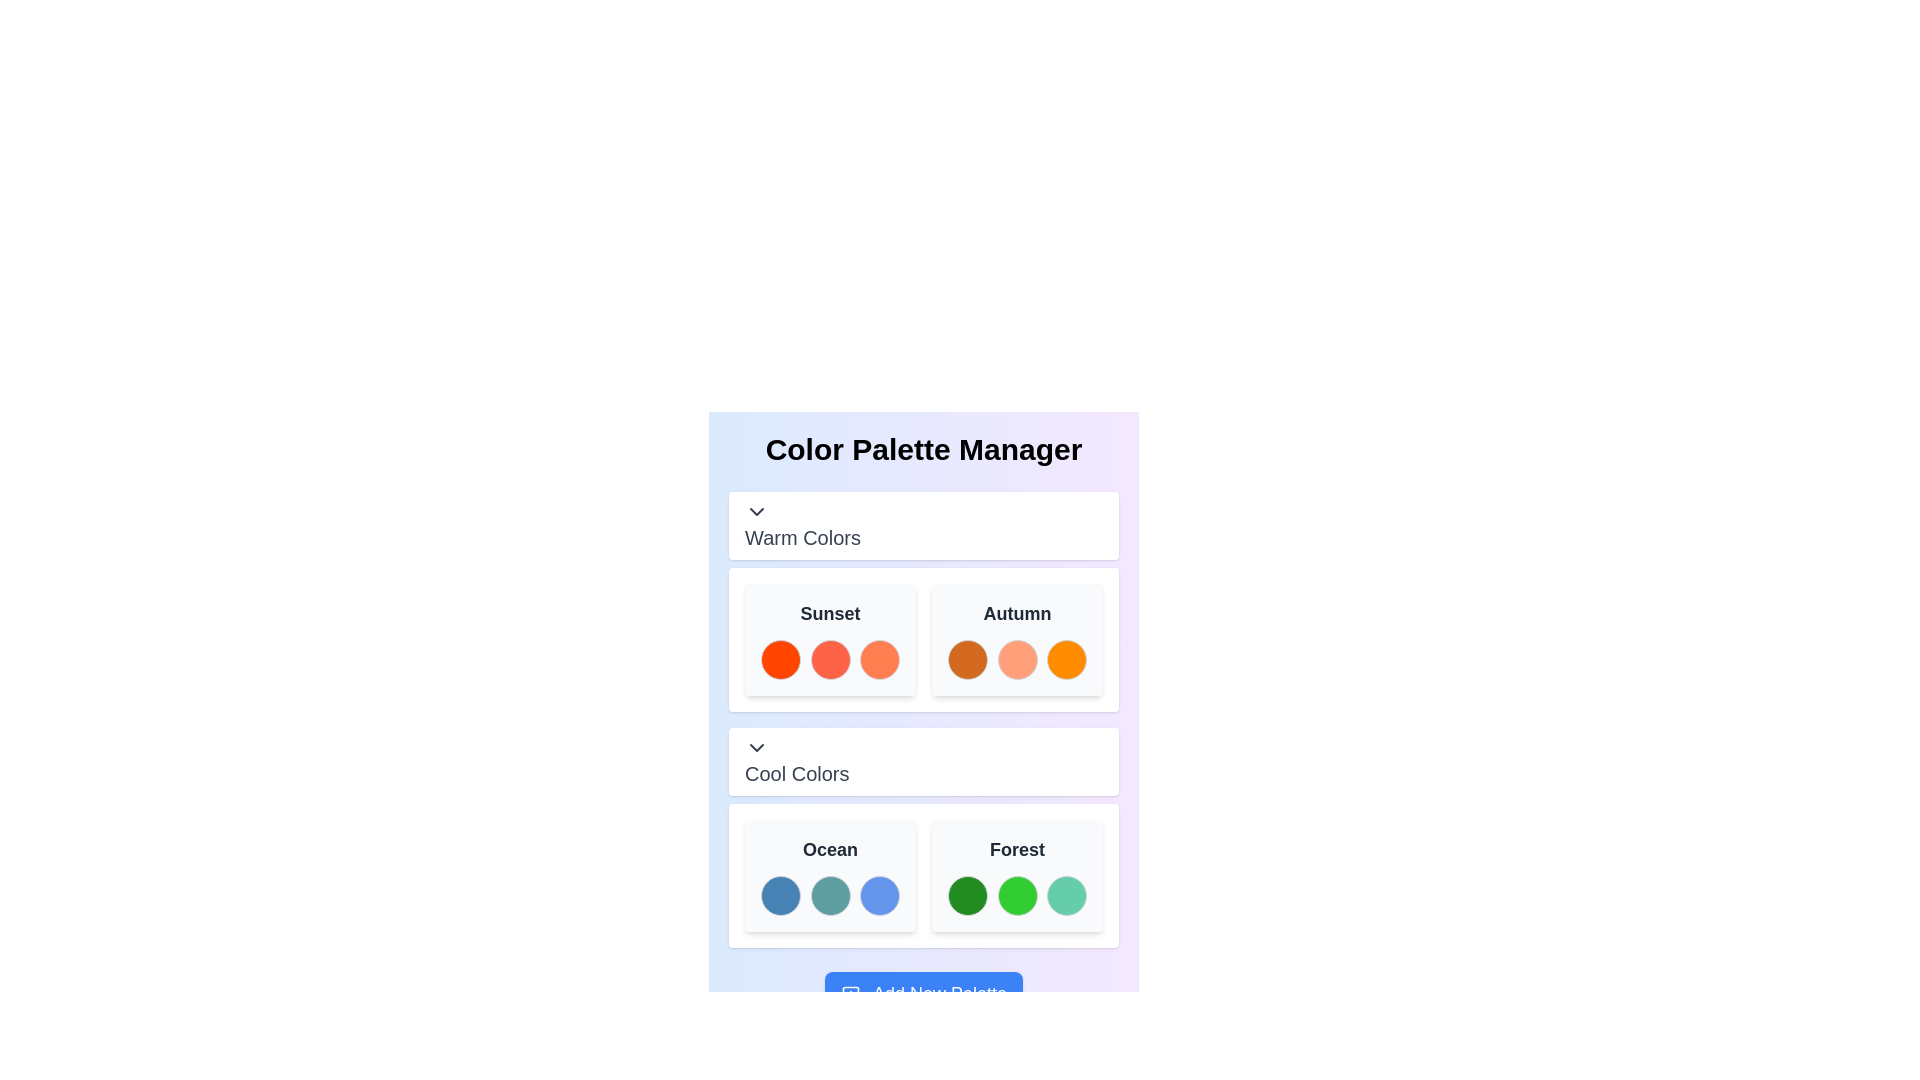 The image size is (1920, 1080). What do you see at coordinates (968, 894) in the screenshot?
I see `the first circular color swatch with a green background in the 'Cool Colors' section of the 'Forest' palette` at bounding box center [968, 894].